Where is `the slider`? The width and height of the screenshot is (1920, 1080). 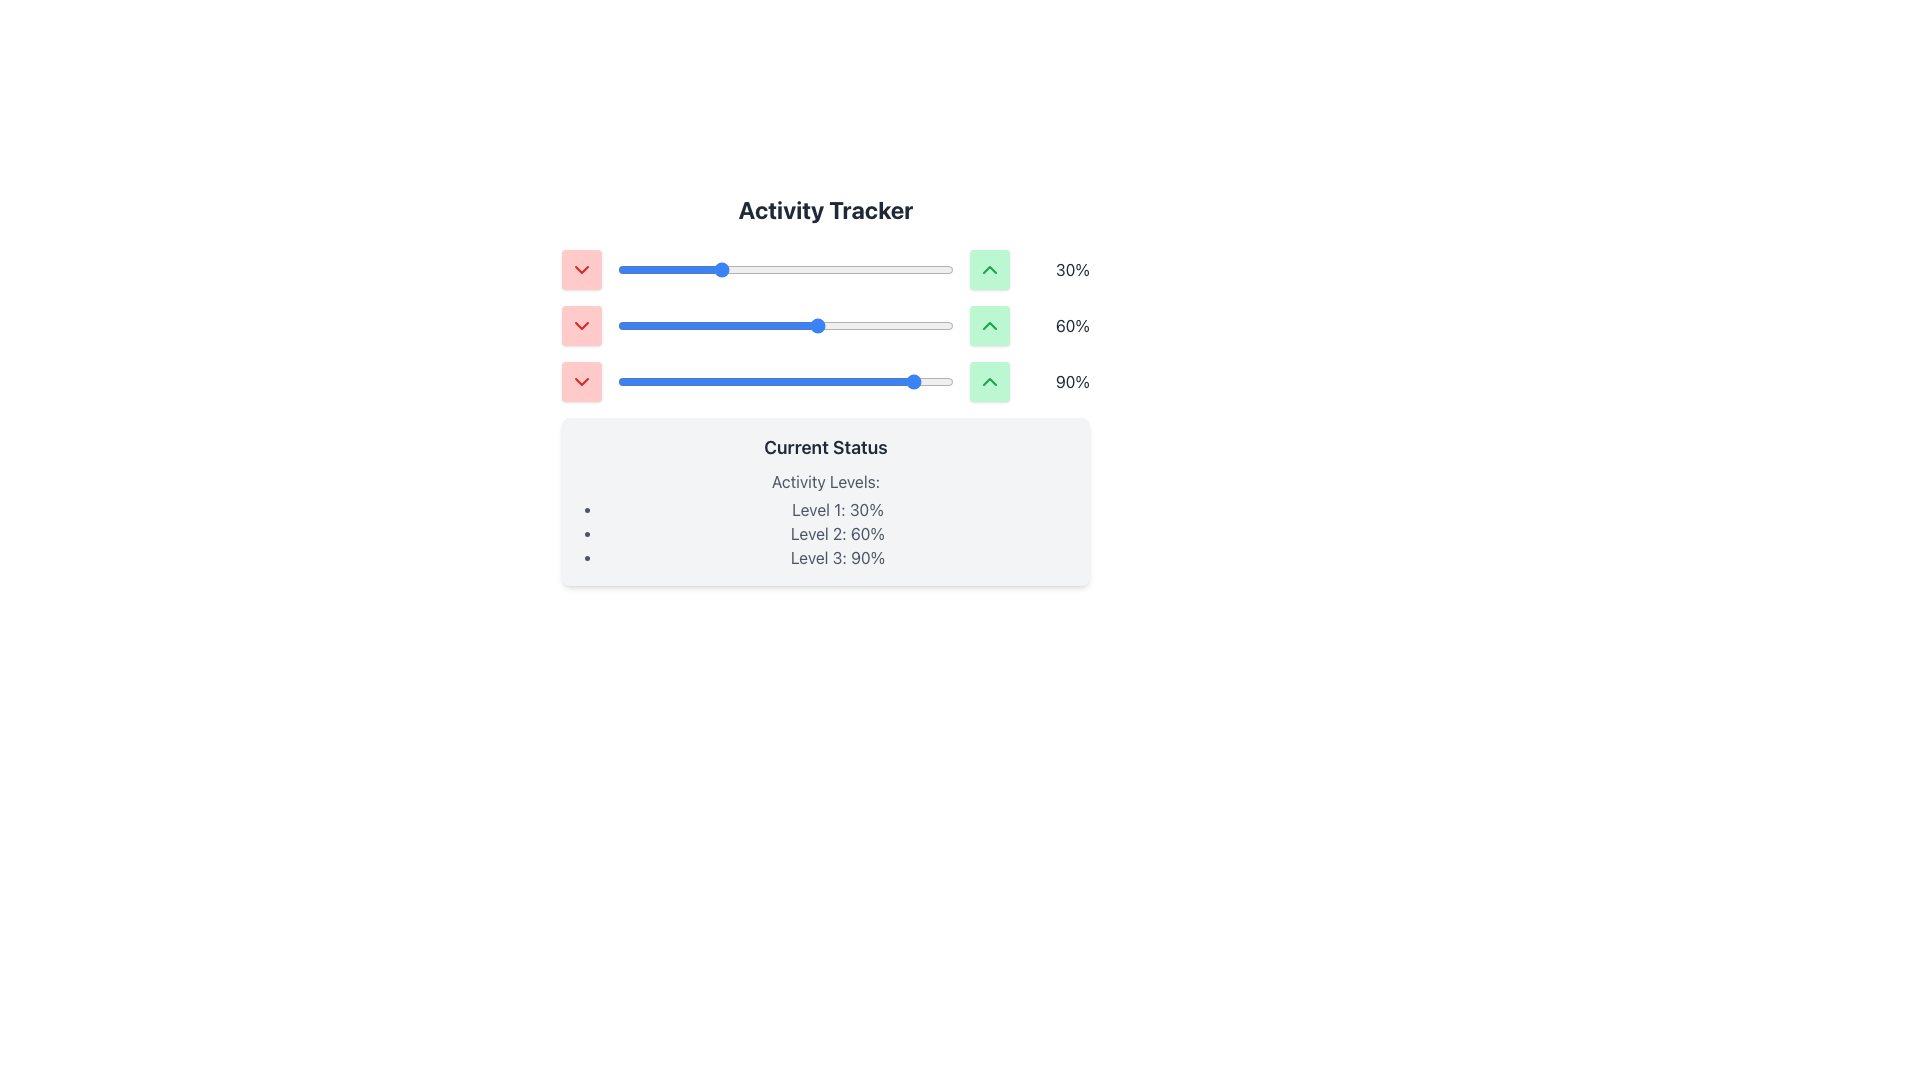 the slider is located at coordinates (681, 381).